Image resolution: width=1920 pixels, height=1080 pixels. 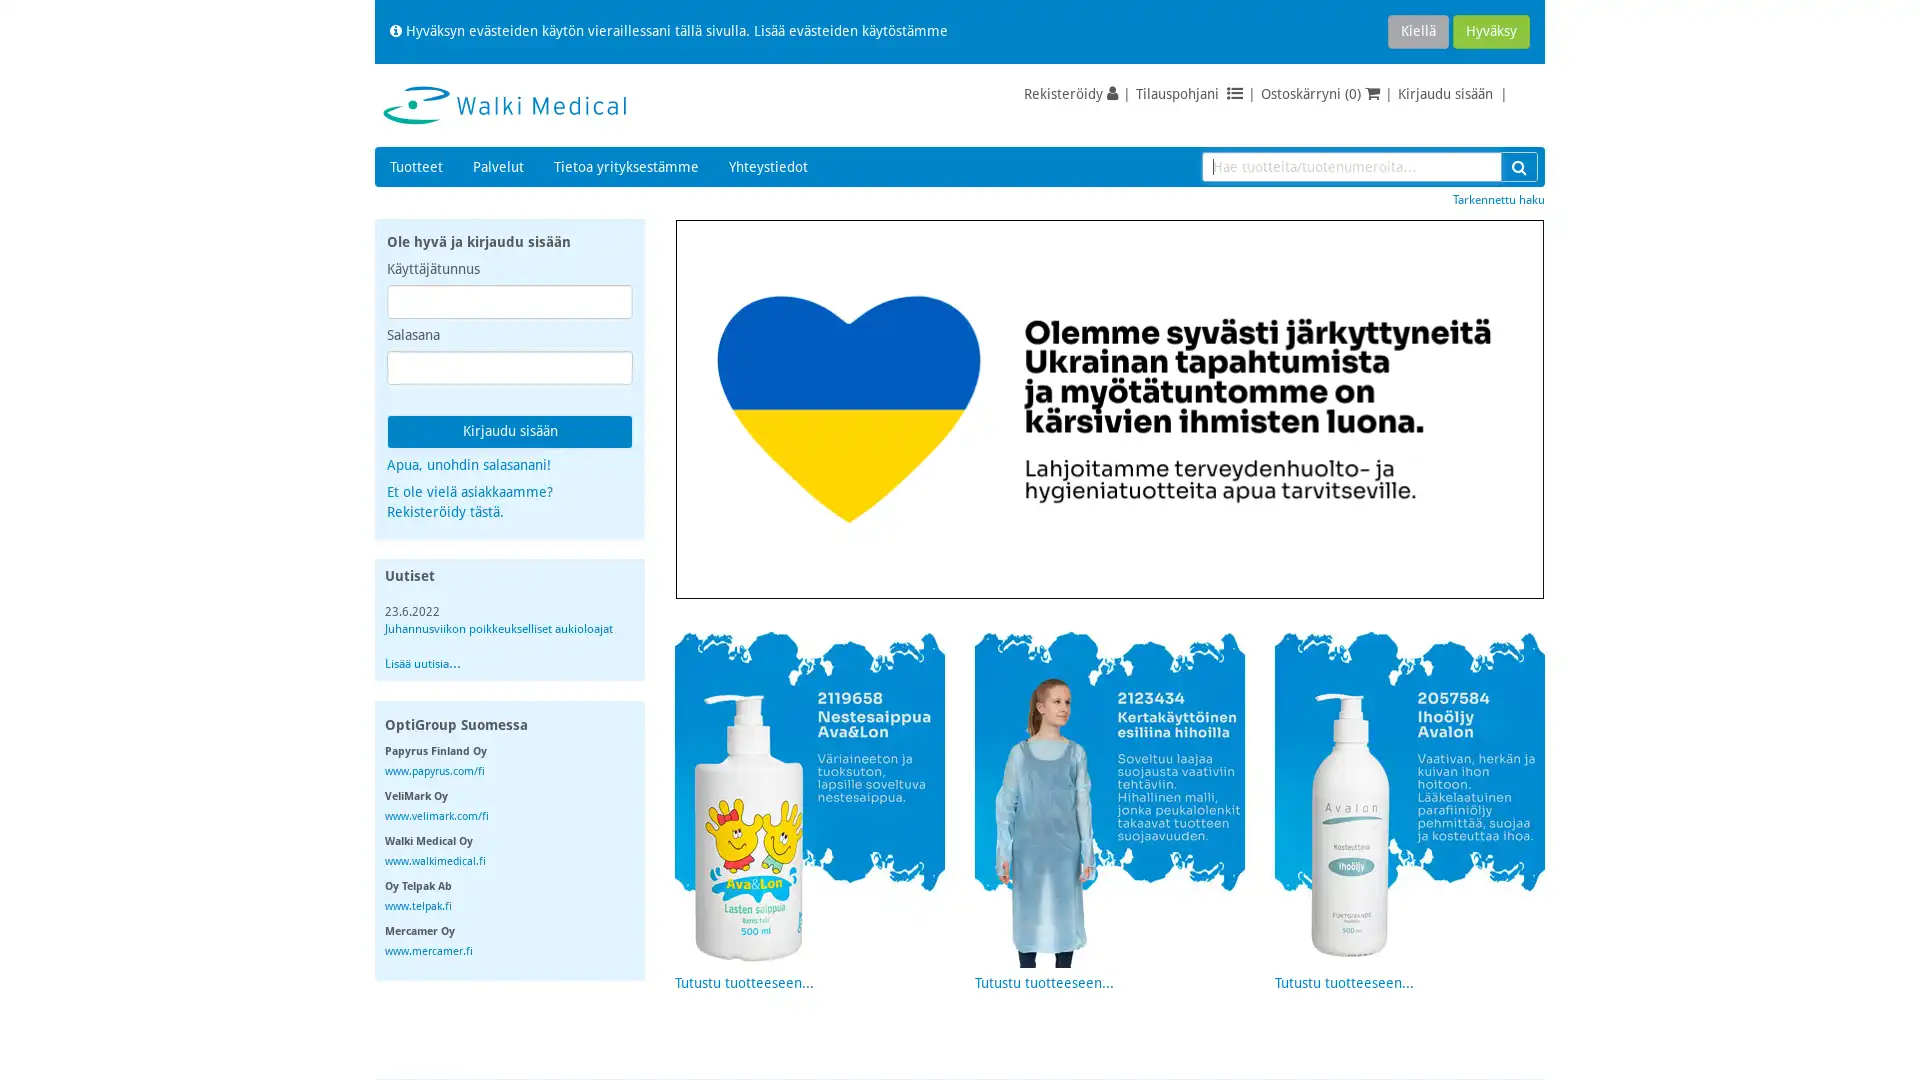 I want to click on Kiella, so click(x=1417, y=31).